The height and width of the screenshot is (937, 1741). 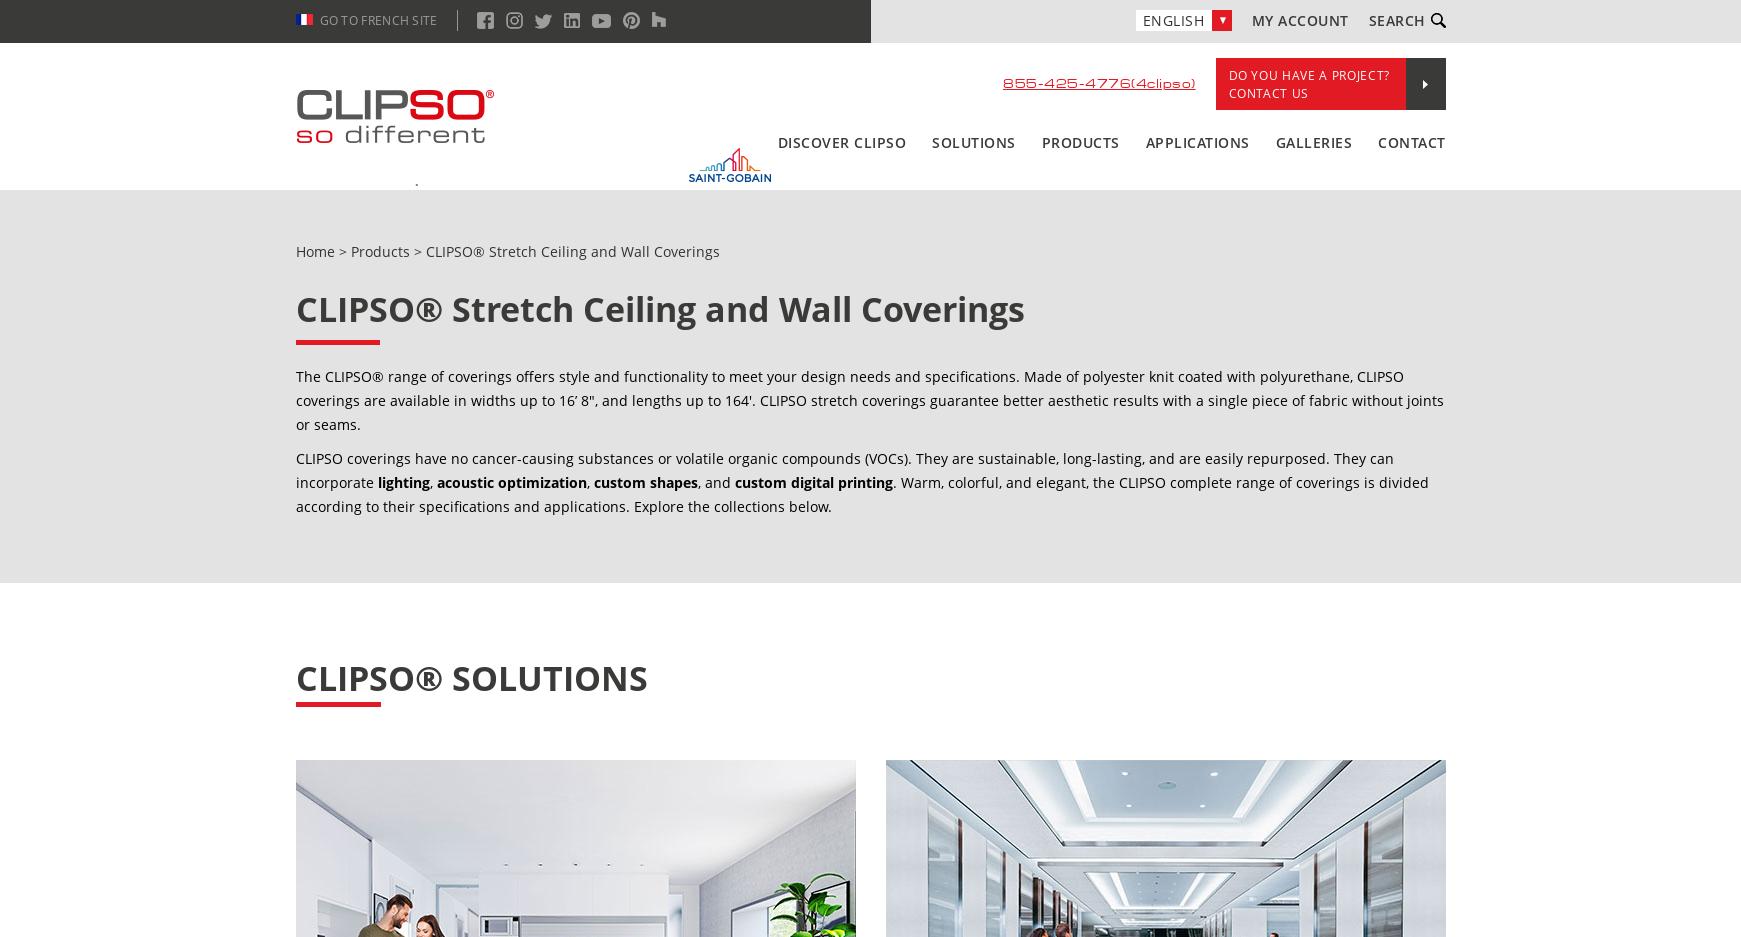 I want to click on 'Products', so click(x=378, y=250).